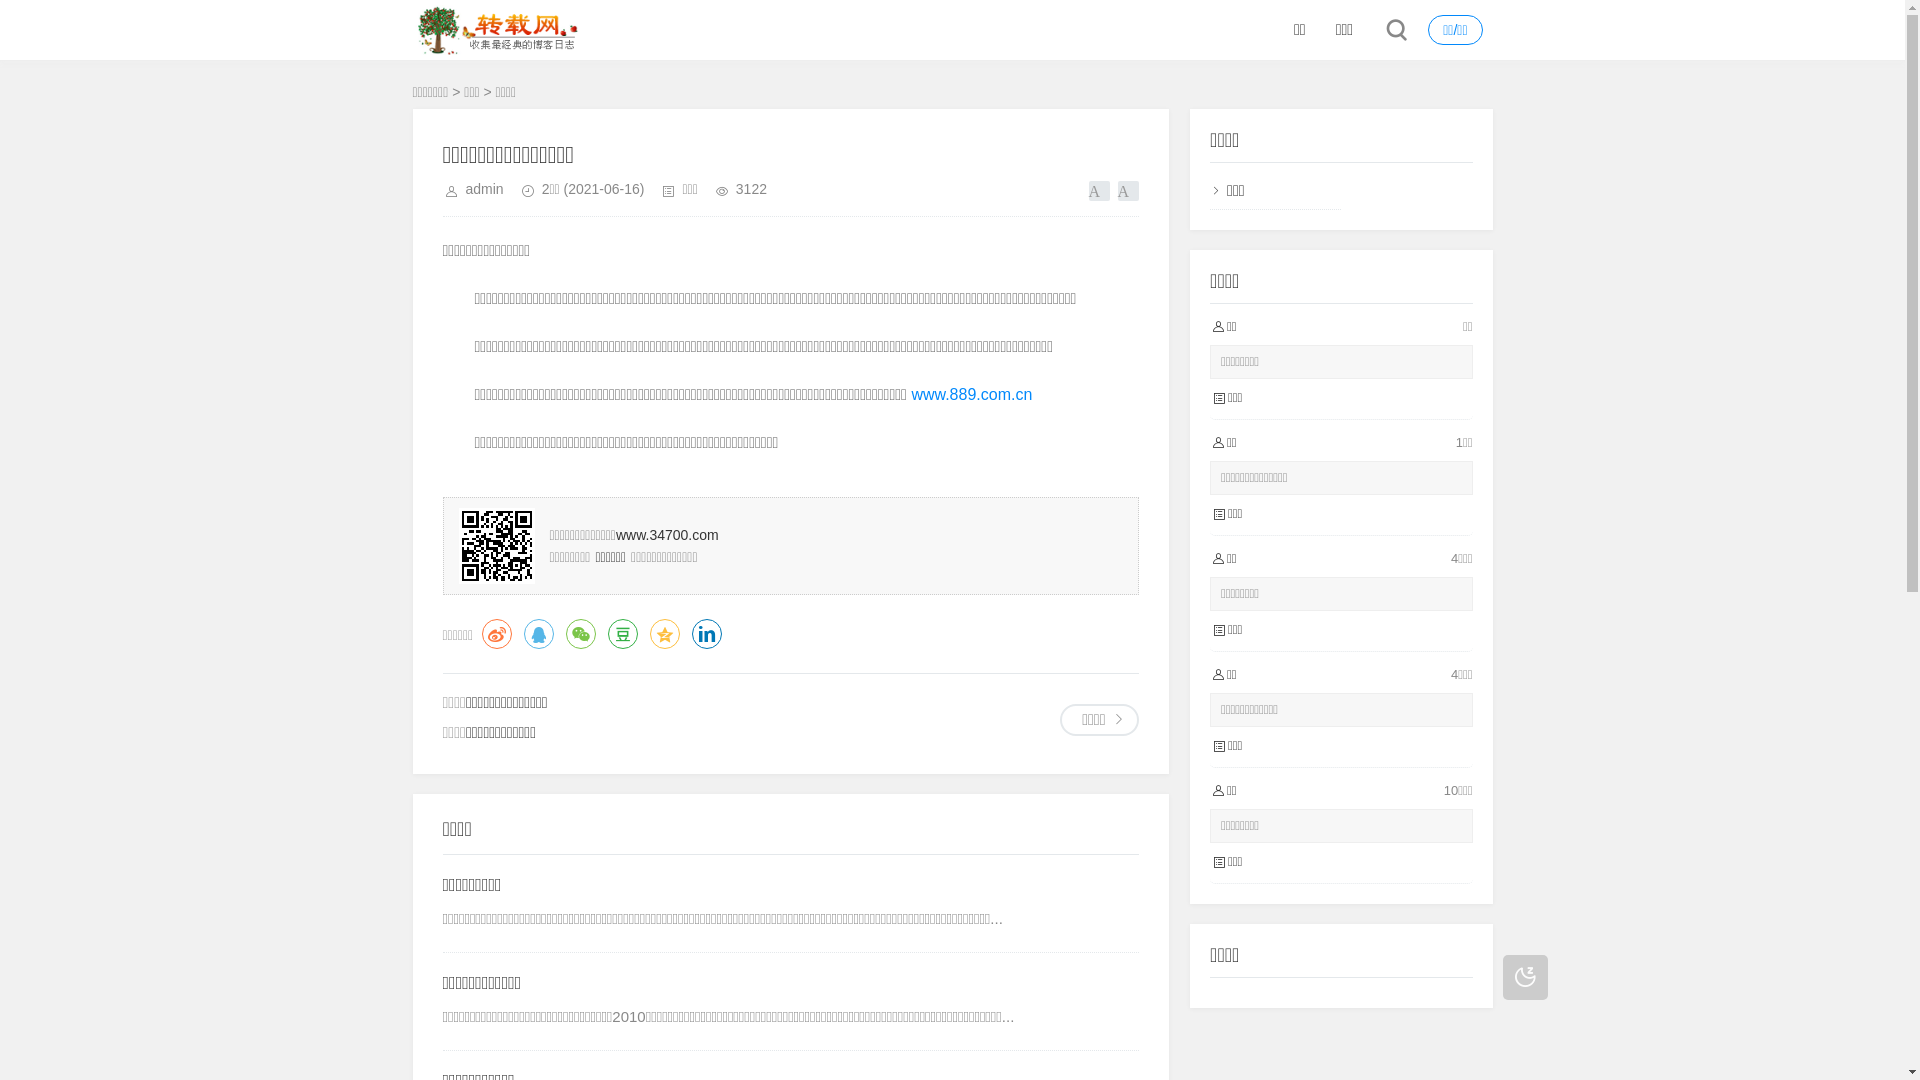 The width and height of the screenshot is (1920, 1080). What do you see at coordinates (484, 189) in the screenshot?
I see `'admin'` at bounding box center [484, 189].